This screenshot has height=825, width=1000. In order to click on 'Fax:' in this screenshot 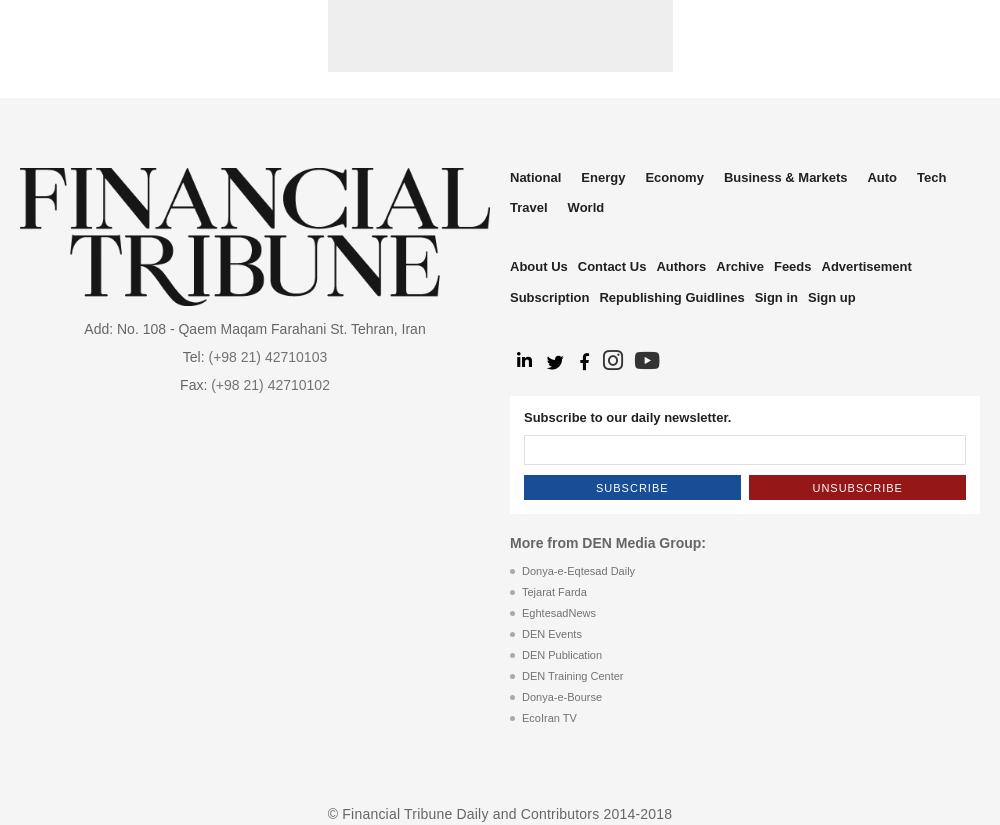, I will do `click(194, 383)`.